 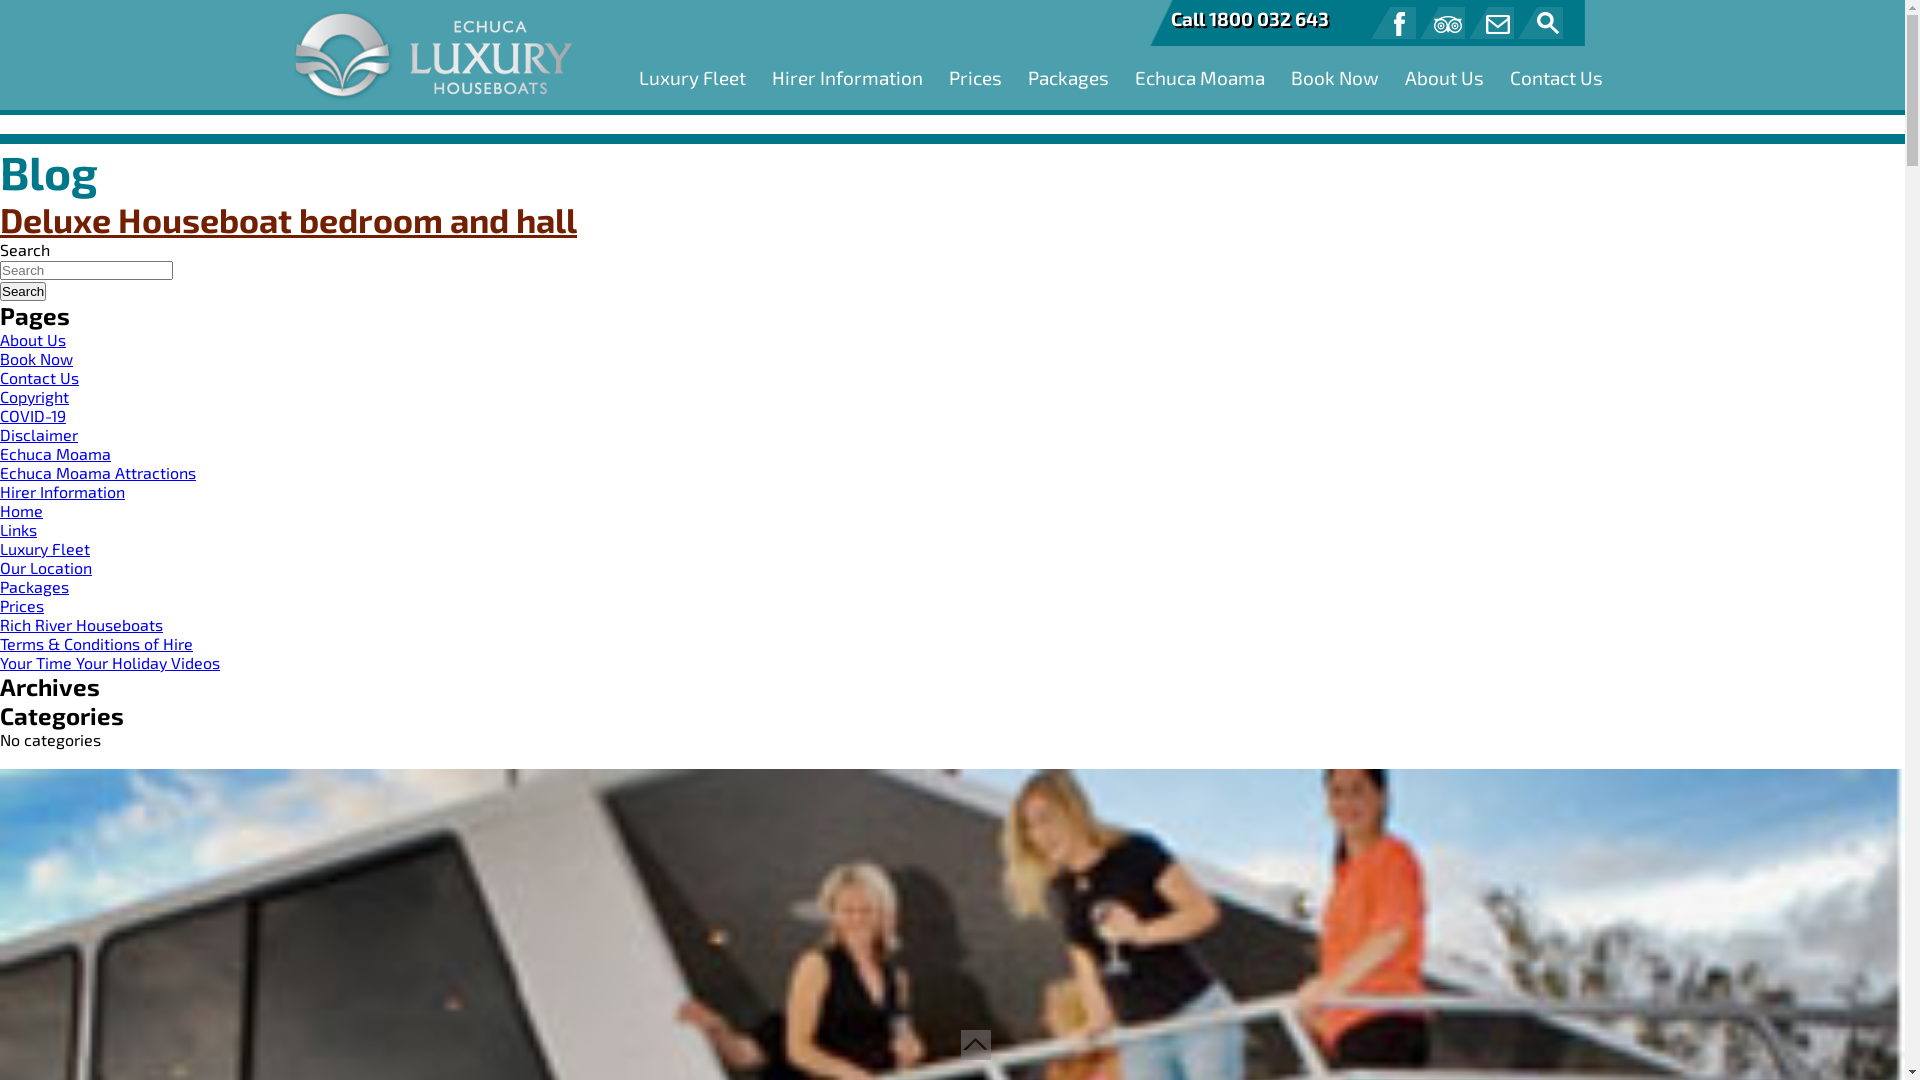 I want to click on 'Prices', so click(x=22, y=604).